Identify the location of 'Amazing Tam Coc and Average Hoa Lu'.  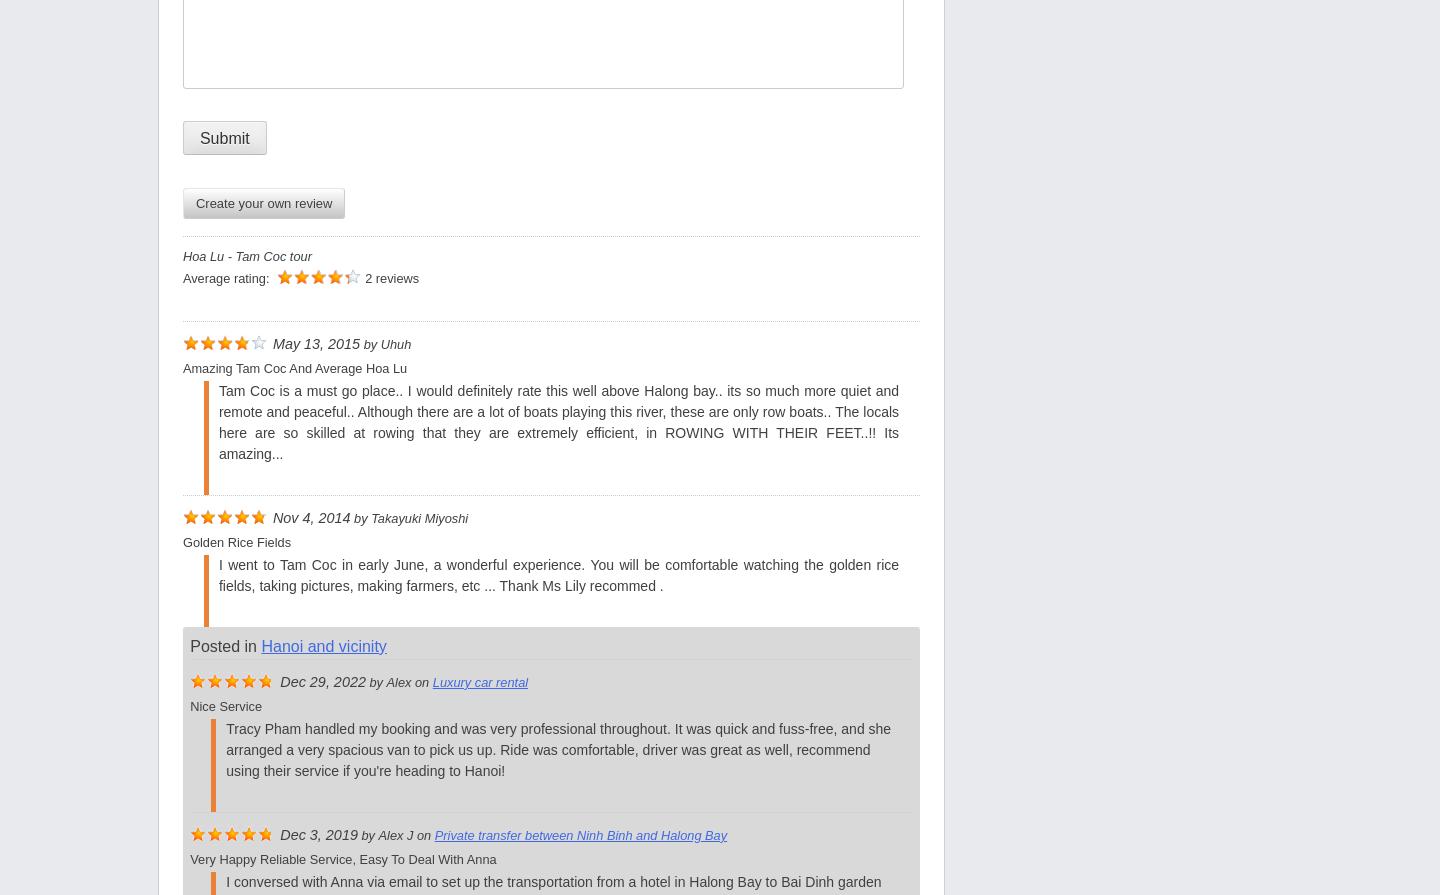
(293, 368).